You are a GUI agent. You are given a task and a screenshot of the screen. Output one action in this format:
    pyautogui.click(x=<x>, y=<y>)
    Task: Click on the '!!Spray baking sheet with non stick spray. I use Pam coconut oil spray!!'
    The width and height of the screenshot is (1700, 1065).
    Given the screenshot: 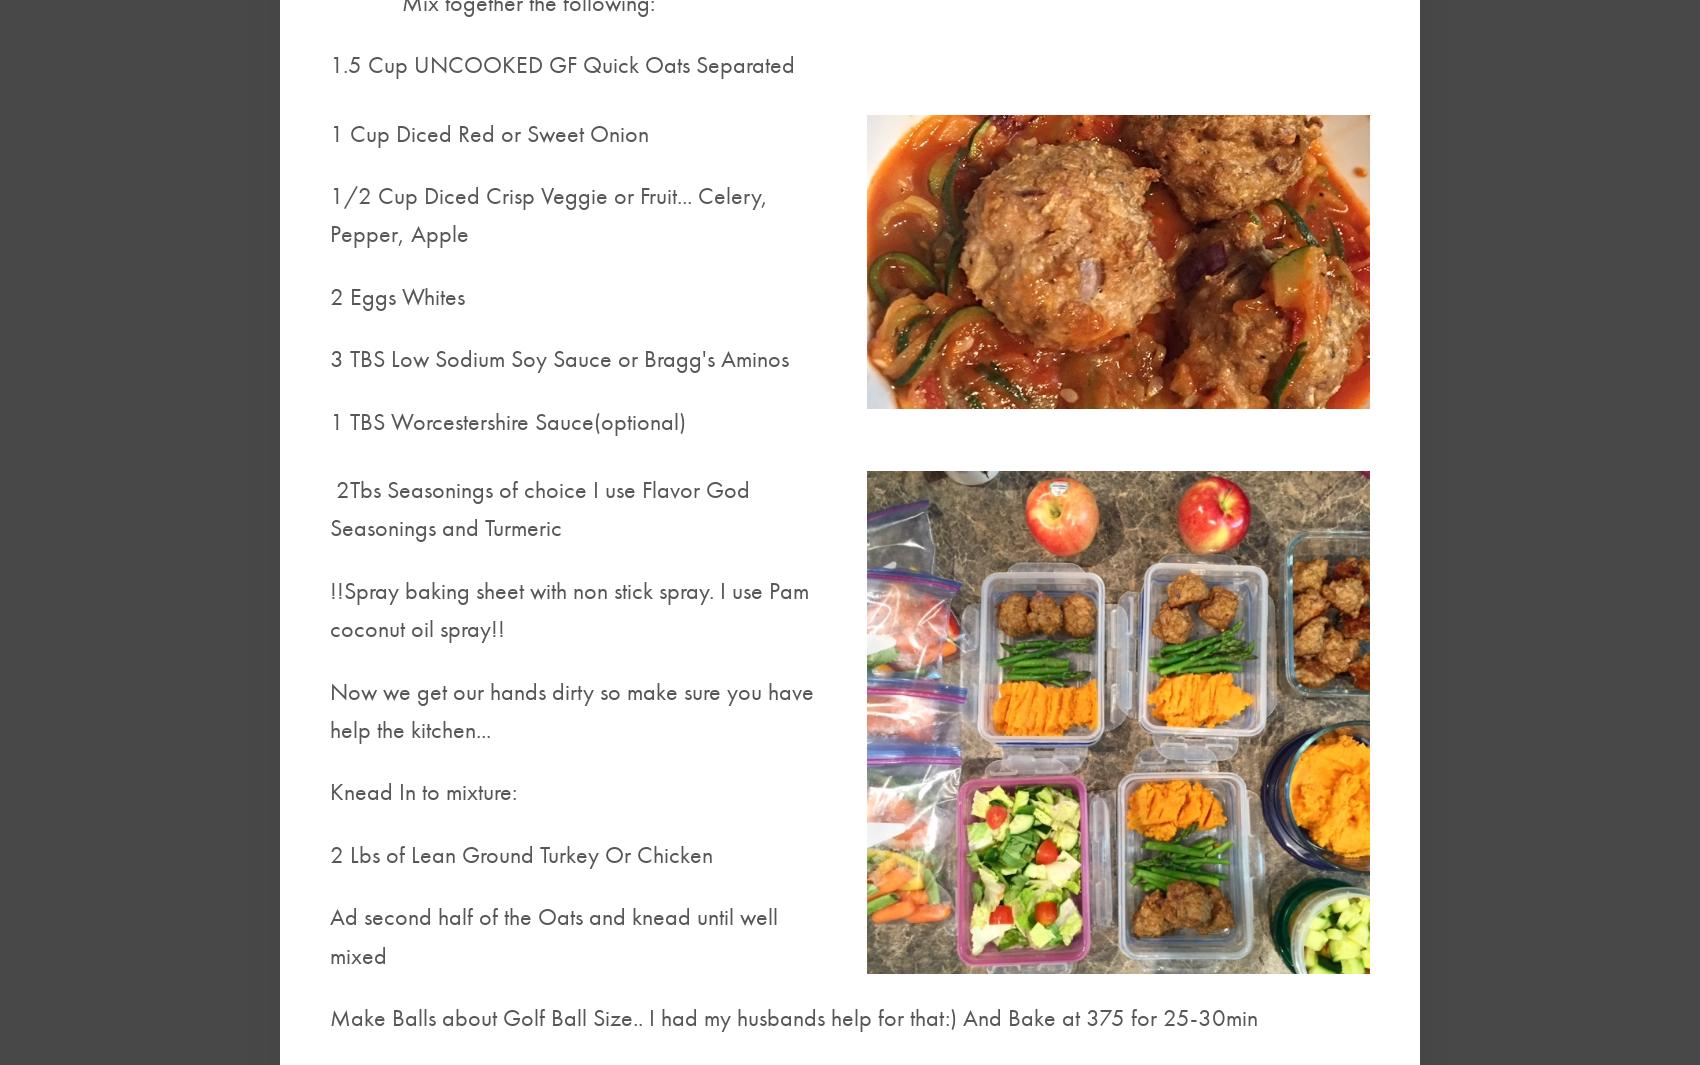 What is the action you would take?
    pyautogui.click(x=568, y=608)
    